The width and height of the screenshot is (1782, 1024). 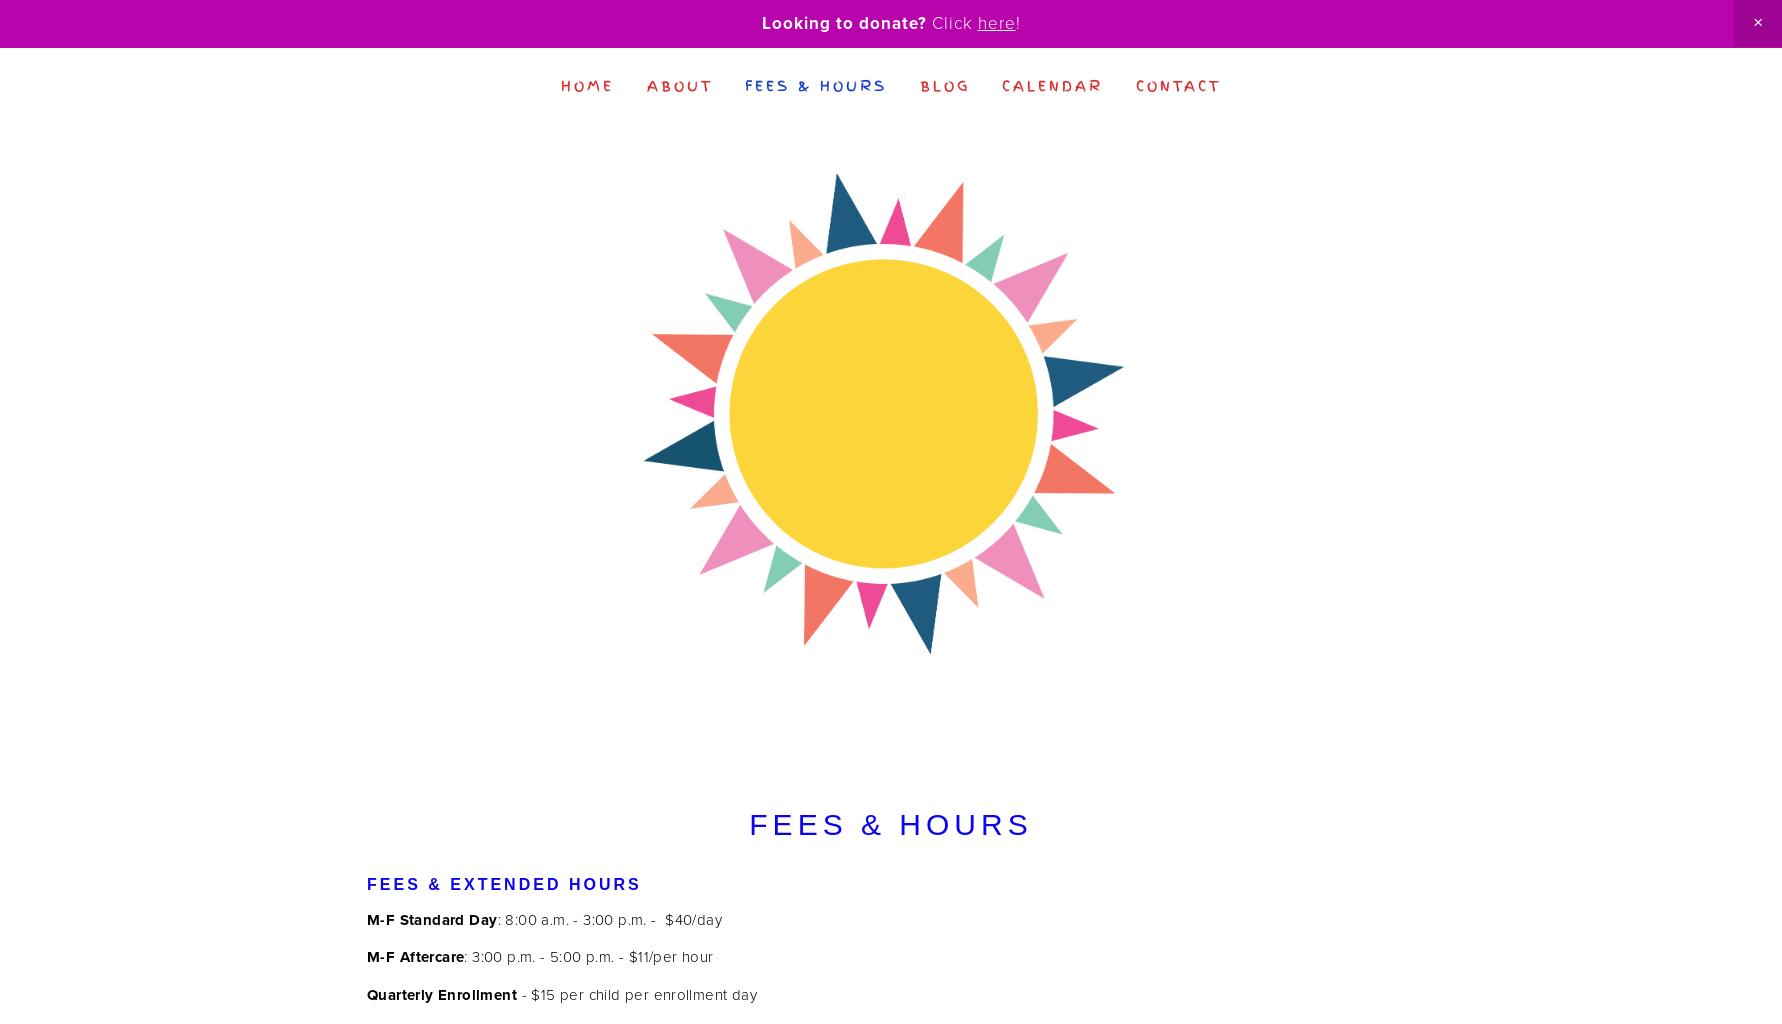 I want to click on '!', so click(x=1014, y=22).